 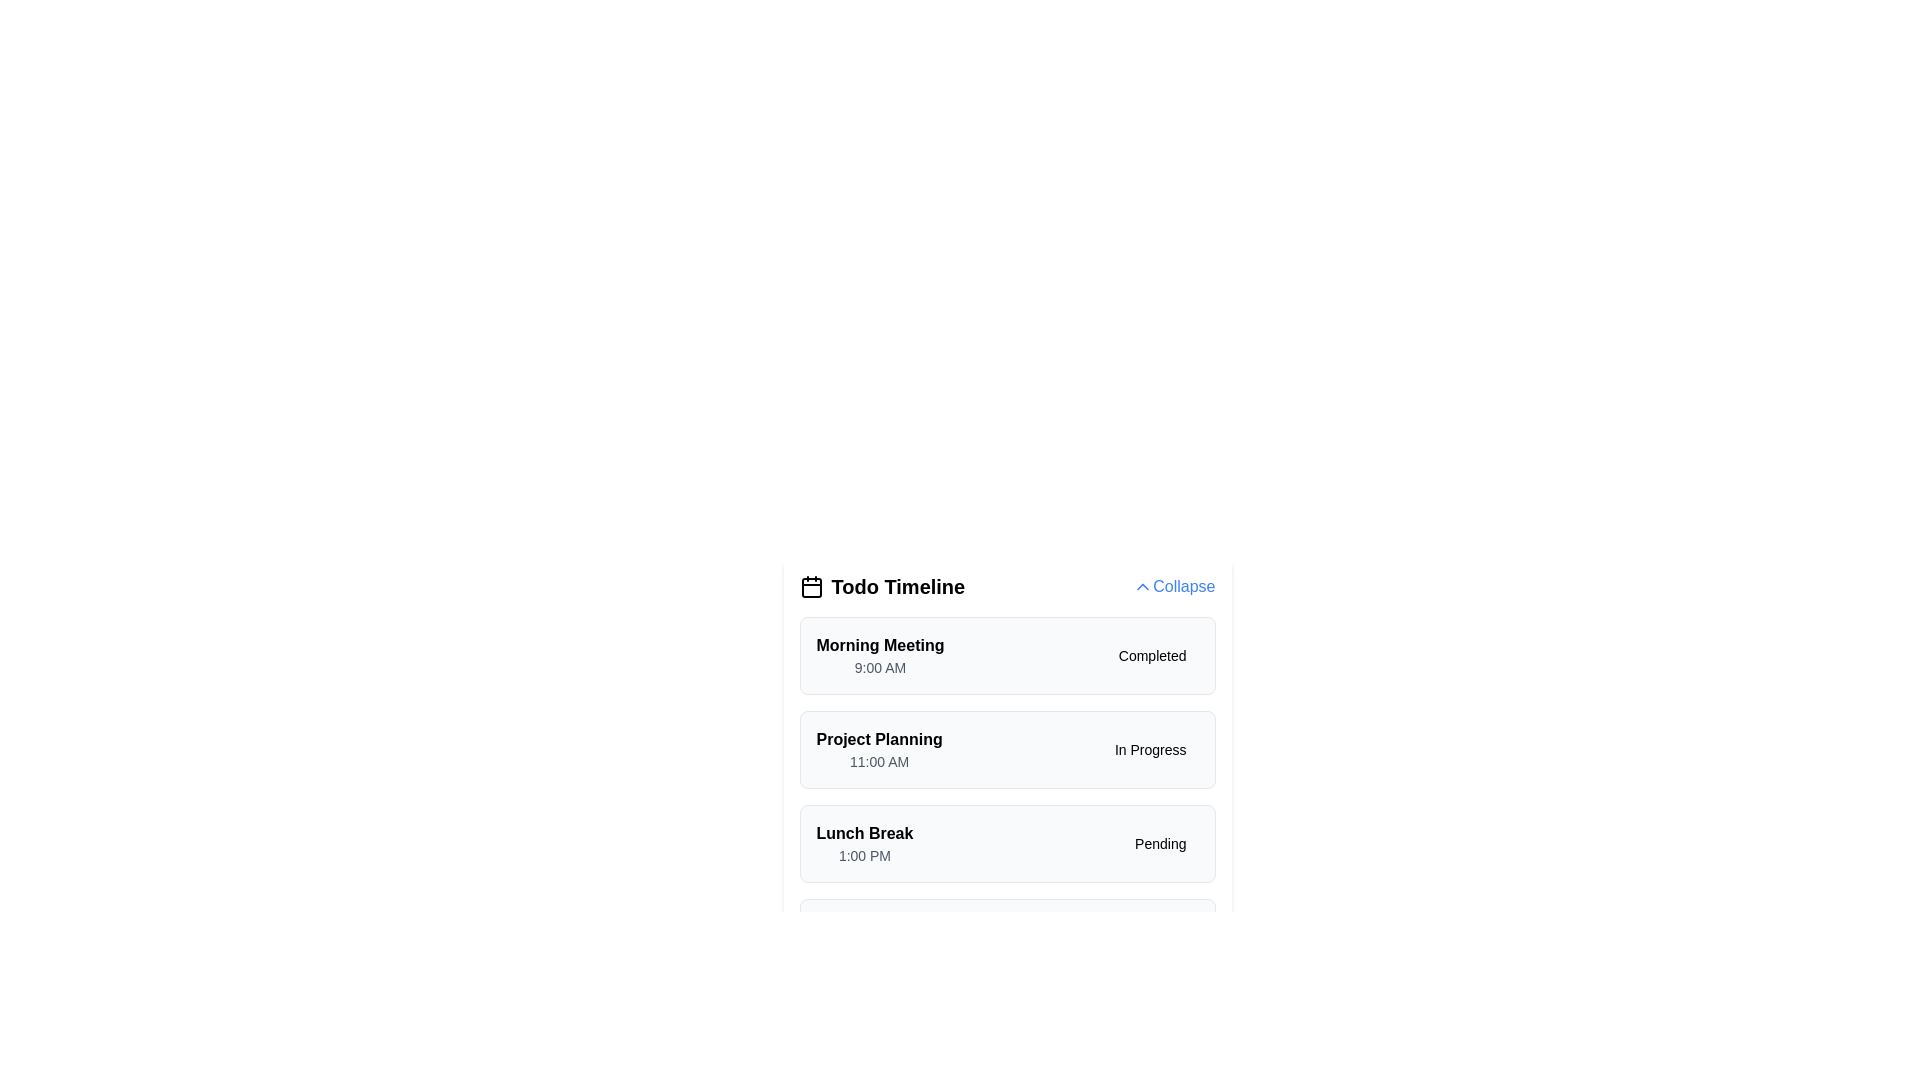 What do you see at coordinates (864, 844) in the screenshot?
I see `information displayed in the Text Display element that shows 'Lunch Break' and '1:00 PM' in the Todo Timeline section` at bounding box center [864, 844].